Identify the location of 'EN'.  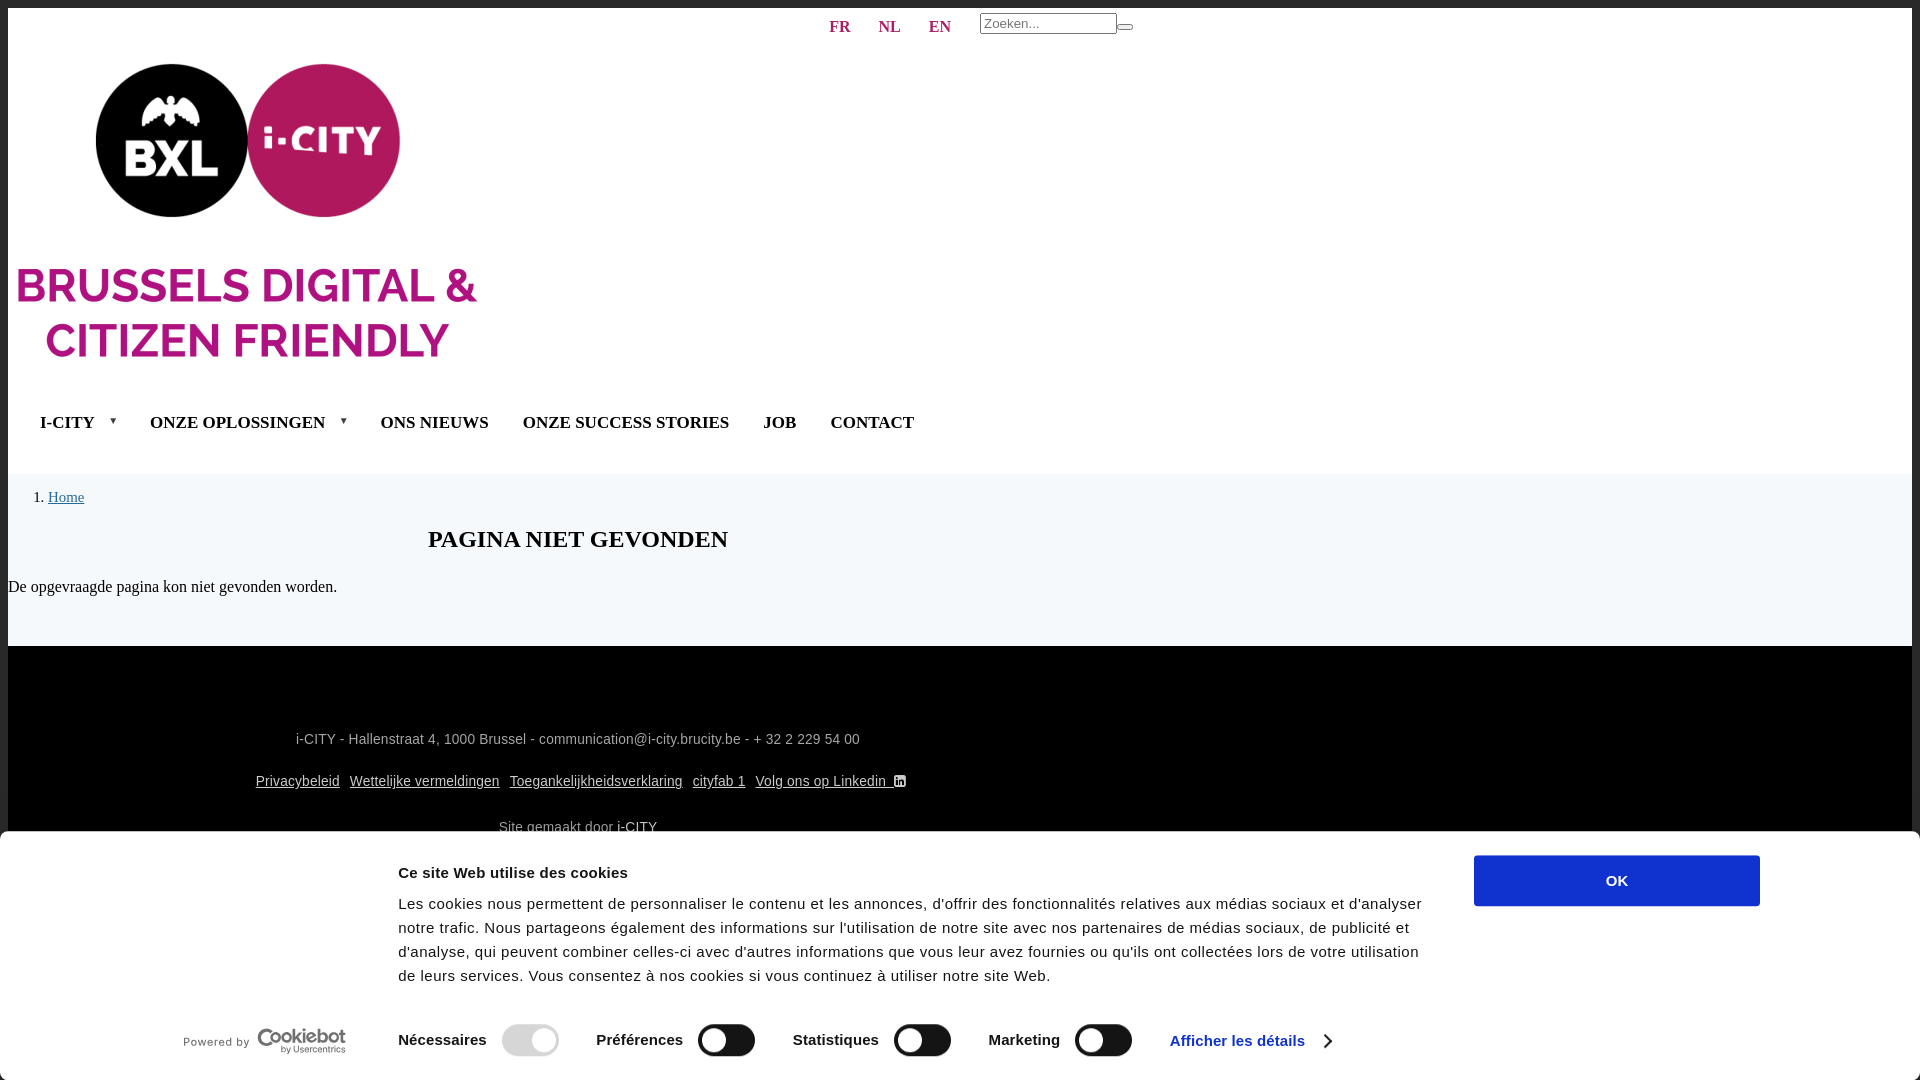
(939, 26).